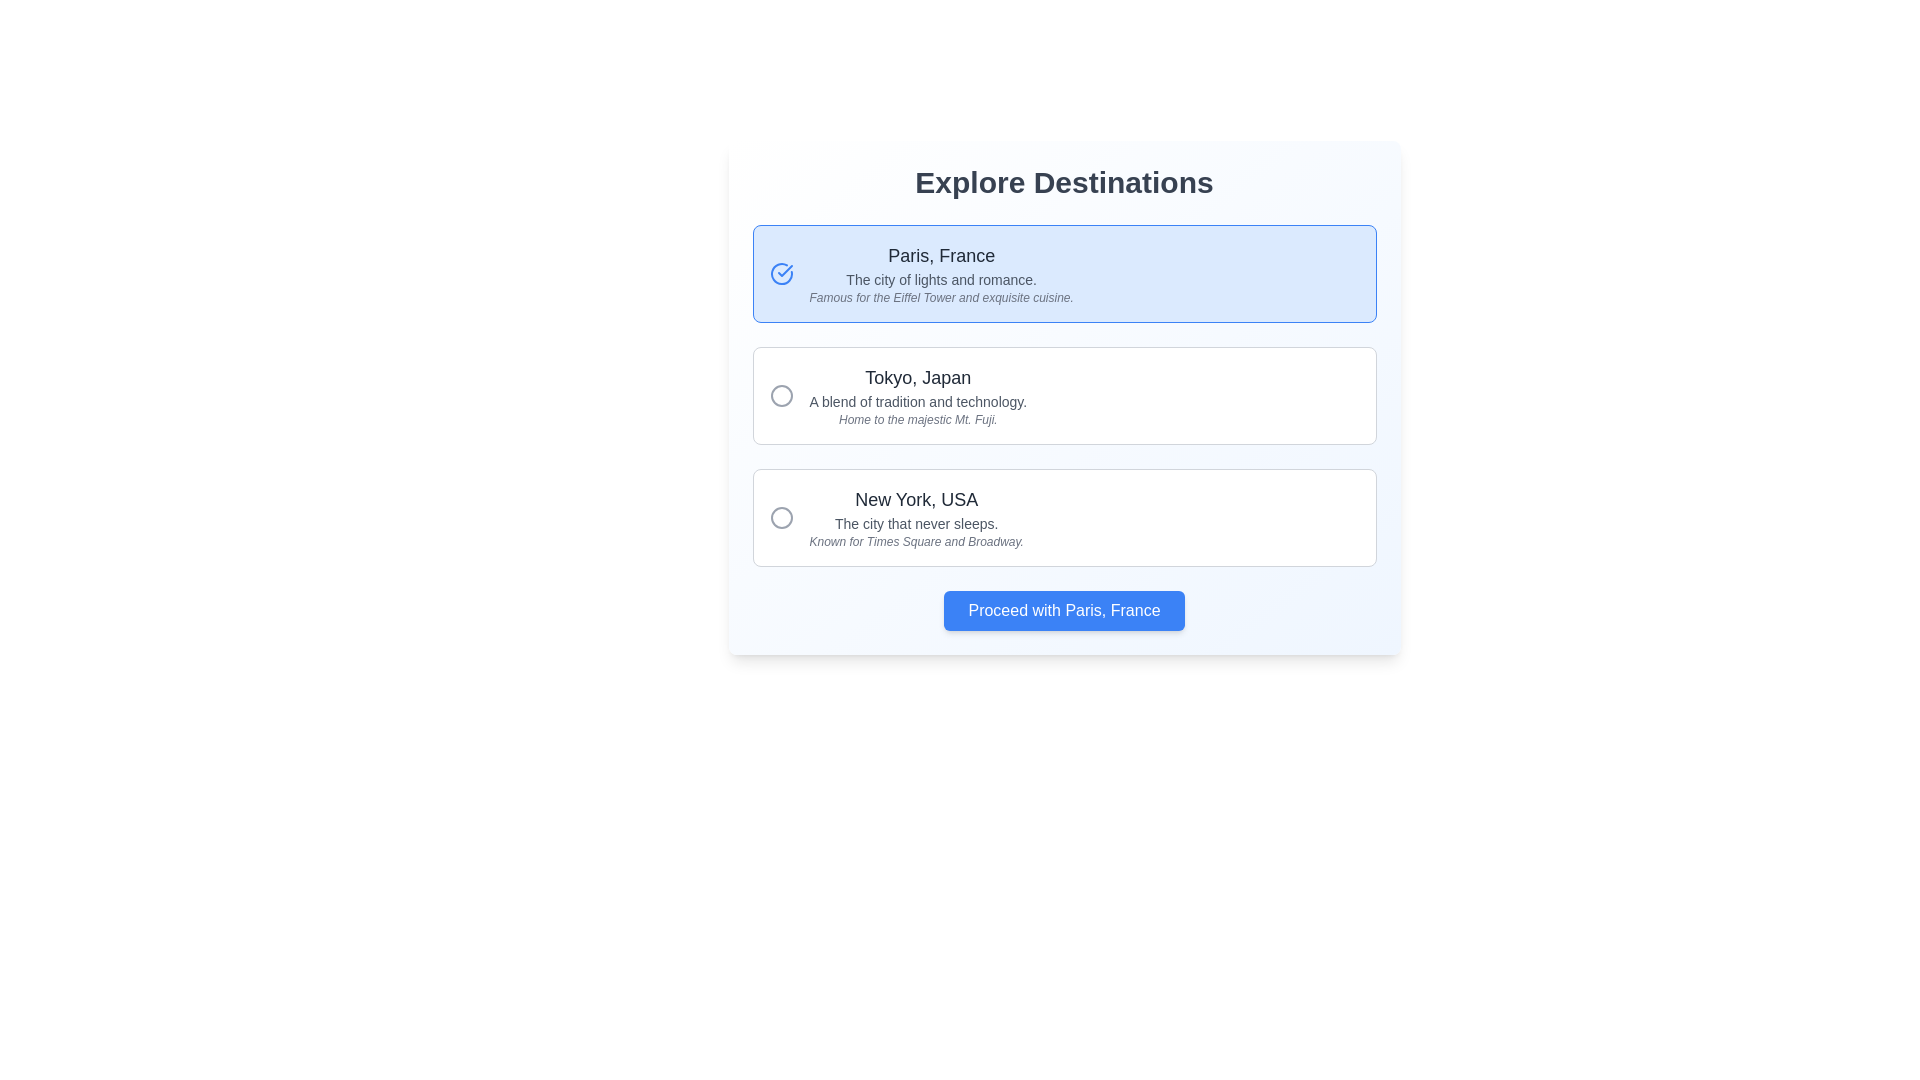 The image size is (1920, 1080). I want to click on the text label identifying the geographical location 'Tokyo, Japan', which serves as a title above the descriptive text elements and is visually non-interactive, so click(917, 378).